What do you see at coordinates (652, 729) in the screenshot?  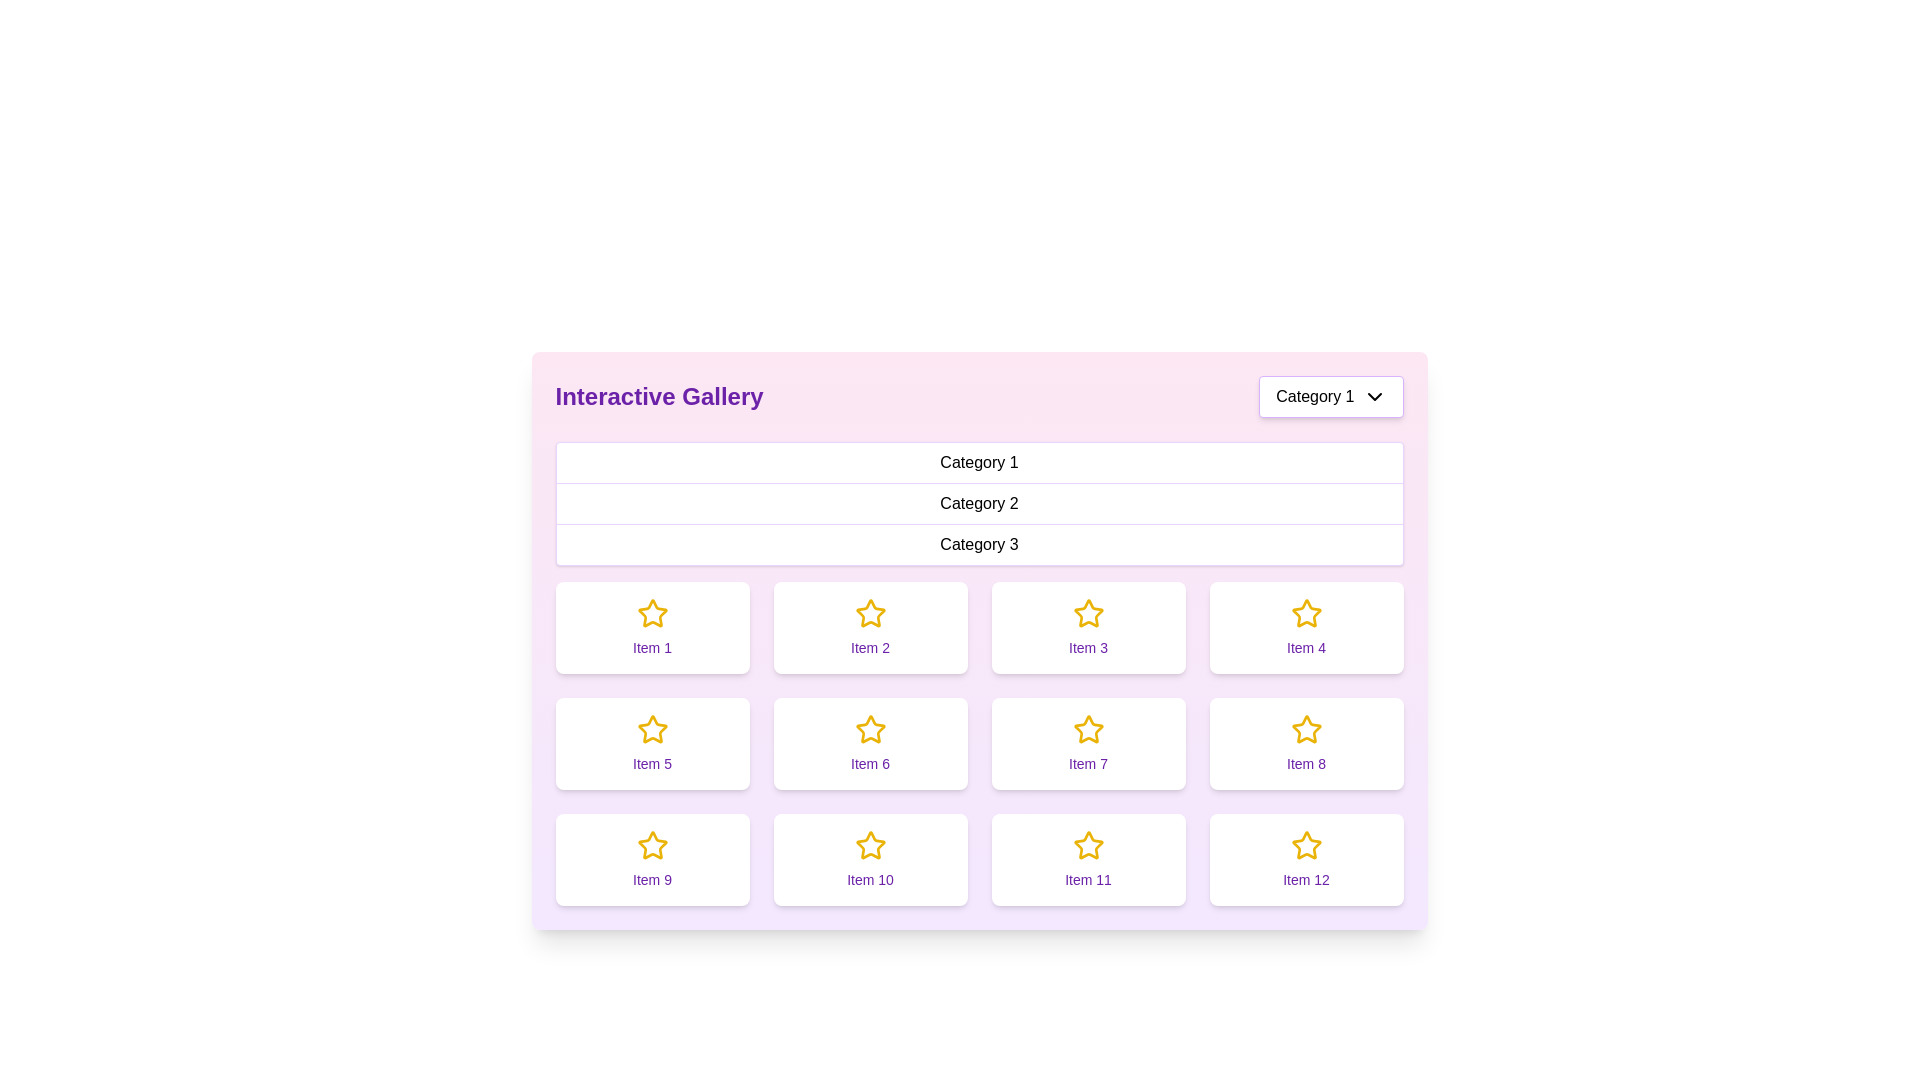 I see `the star icon on the card labeled 'Item 5', which is visually distinct with a white background and rounded corners, positioned in the first column of the second row` at bounding box center [652, 729].